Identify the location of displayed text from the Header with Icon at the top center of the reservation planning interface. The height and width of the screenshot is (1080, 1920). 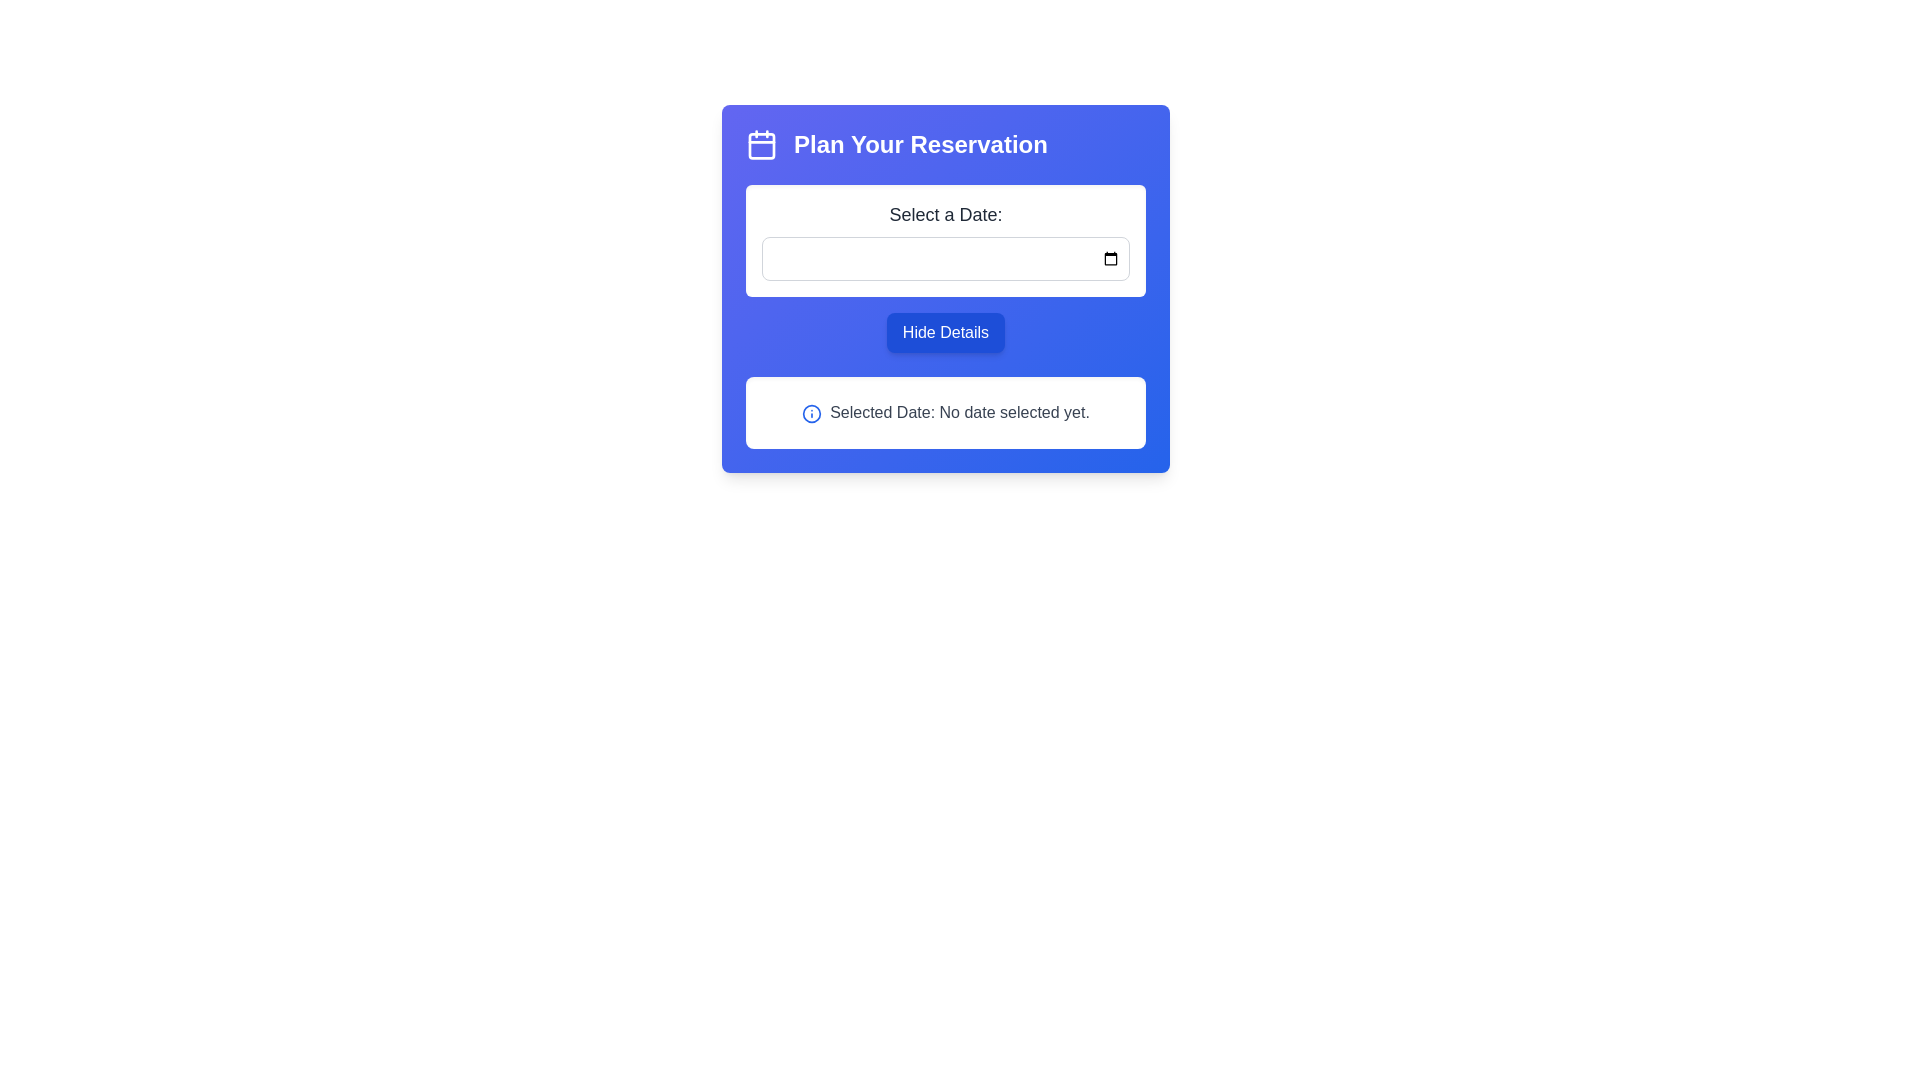
(944, 144).